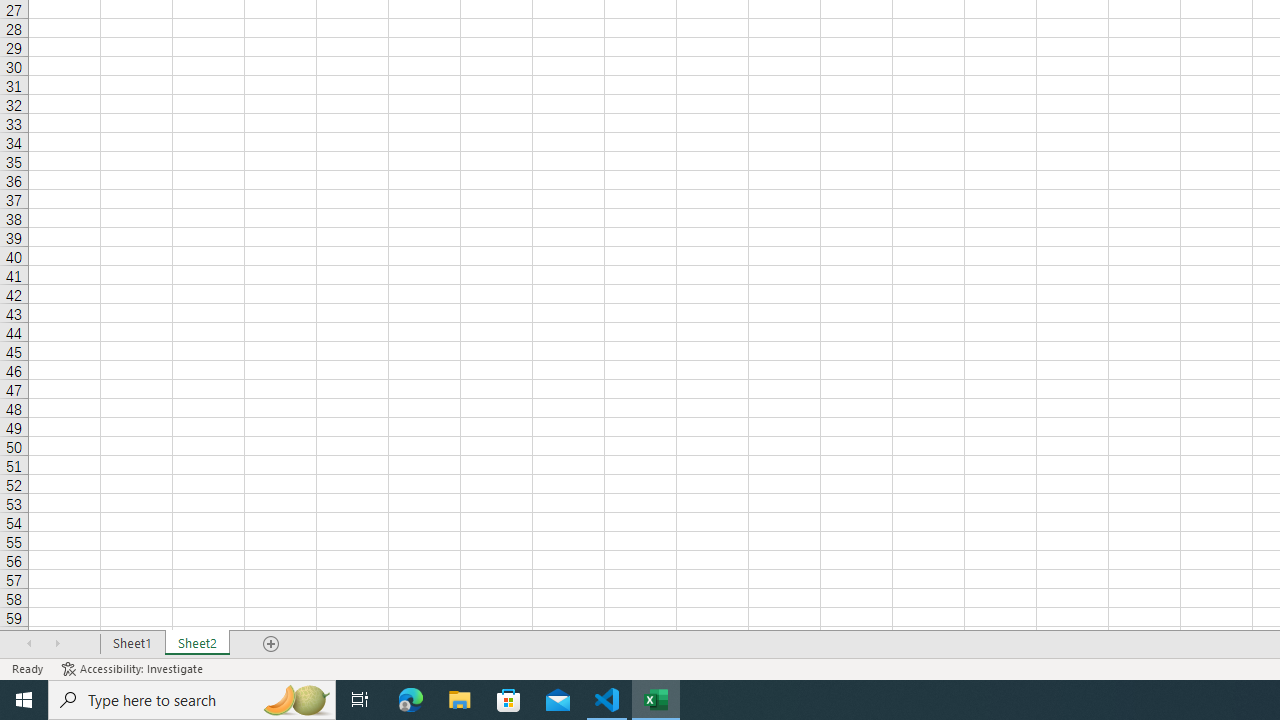 This screenshot has height=720, width=1280. I want to click on 'Add Sheet', so click(271, 644).